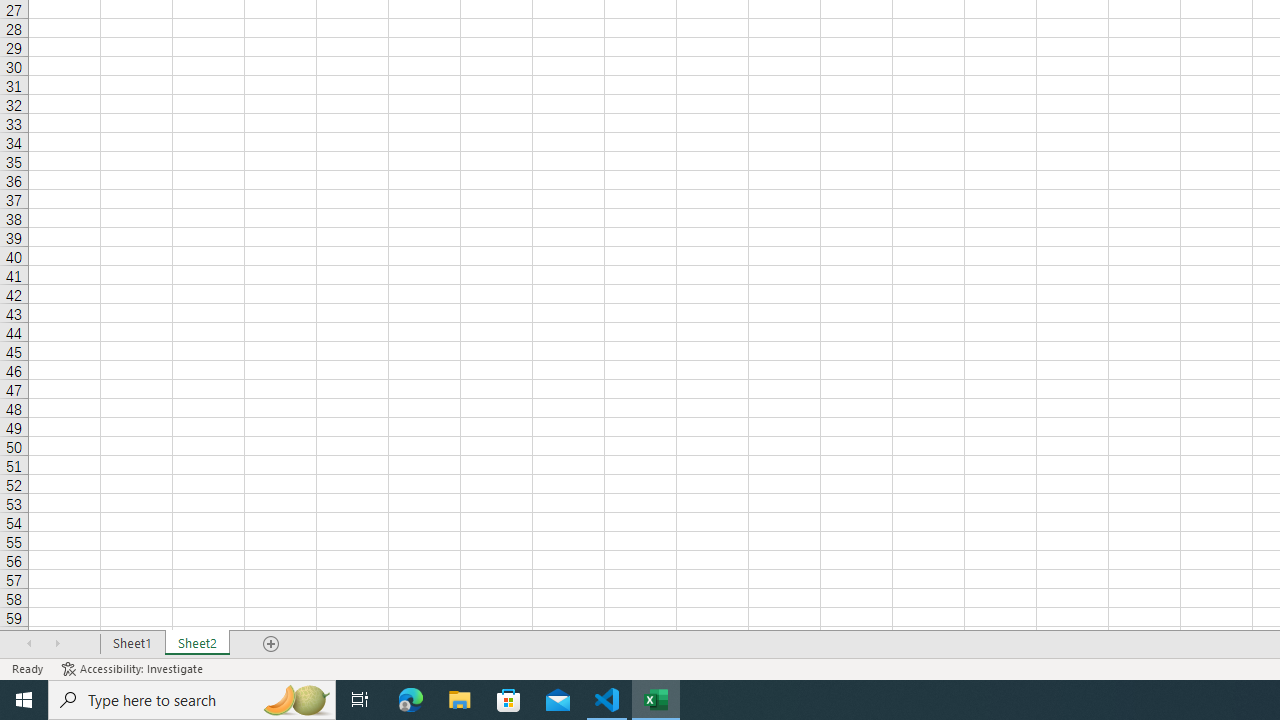 This screenshot has height=720, width=1280. I want to click on 'Add Sheet', so click(271, 644).